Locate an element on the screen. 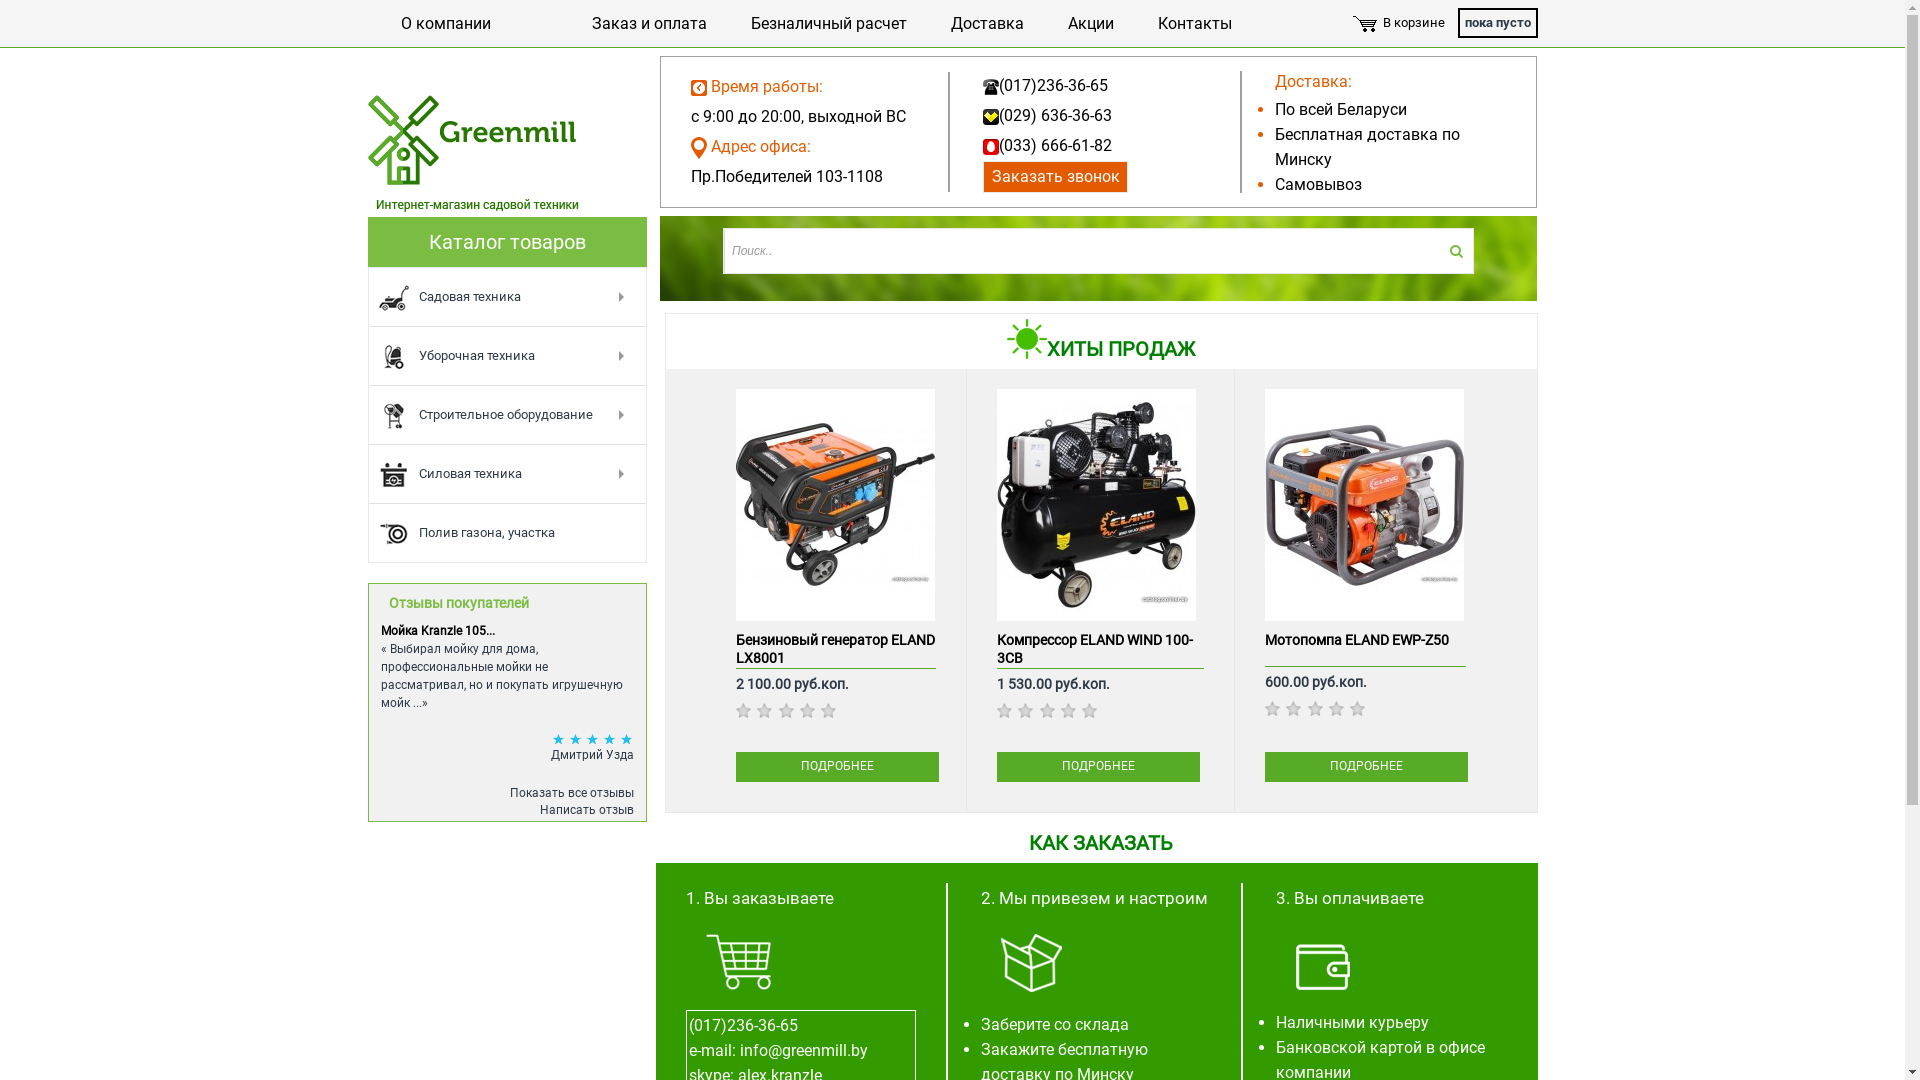 The height and width of the screenshot is (1080, 1920). 'Greenmill' is located at coordinates (472, 152).